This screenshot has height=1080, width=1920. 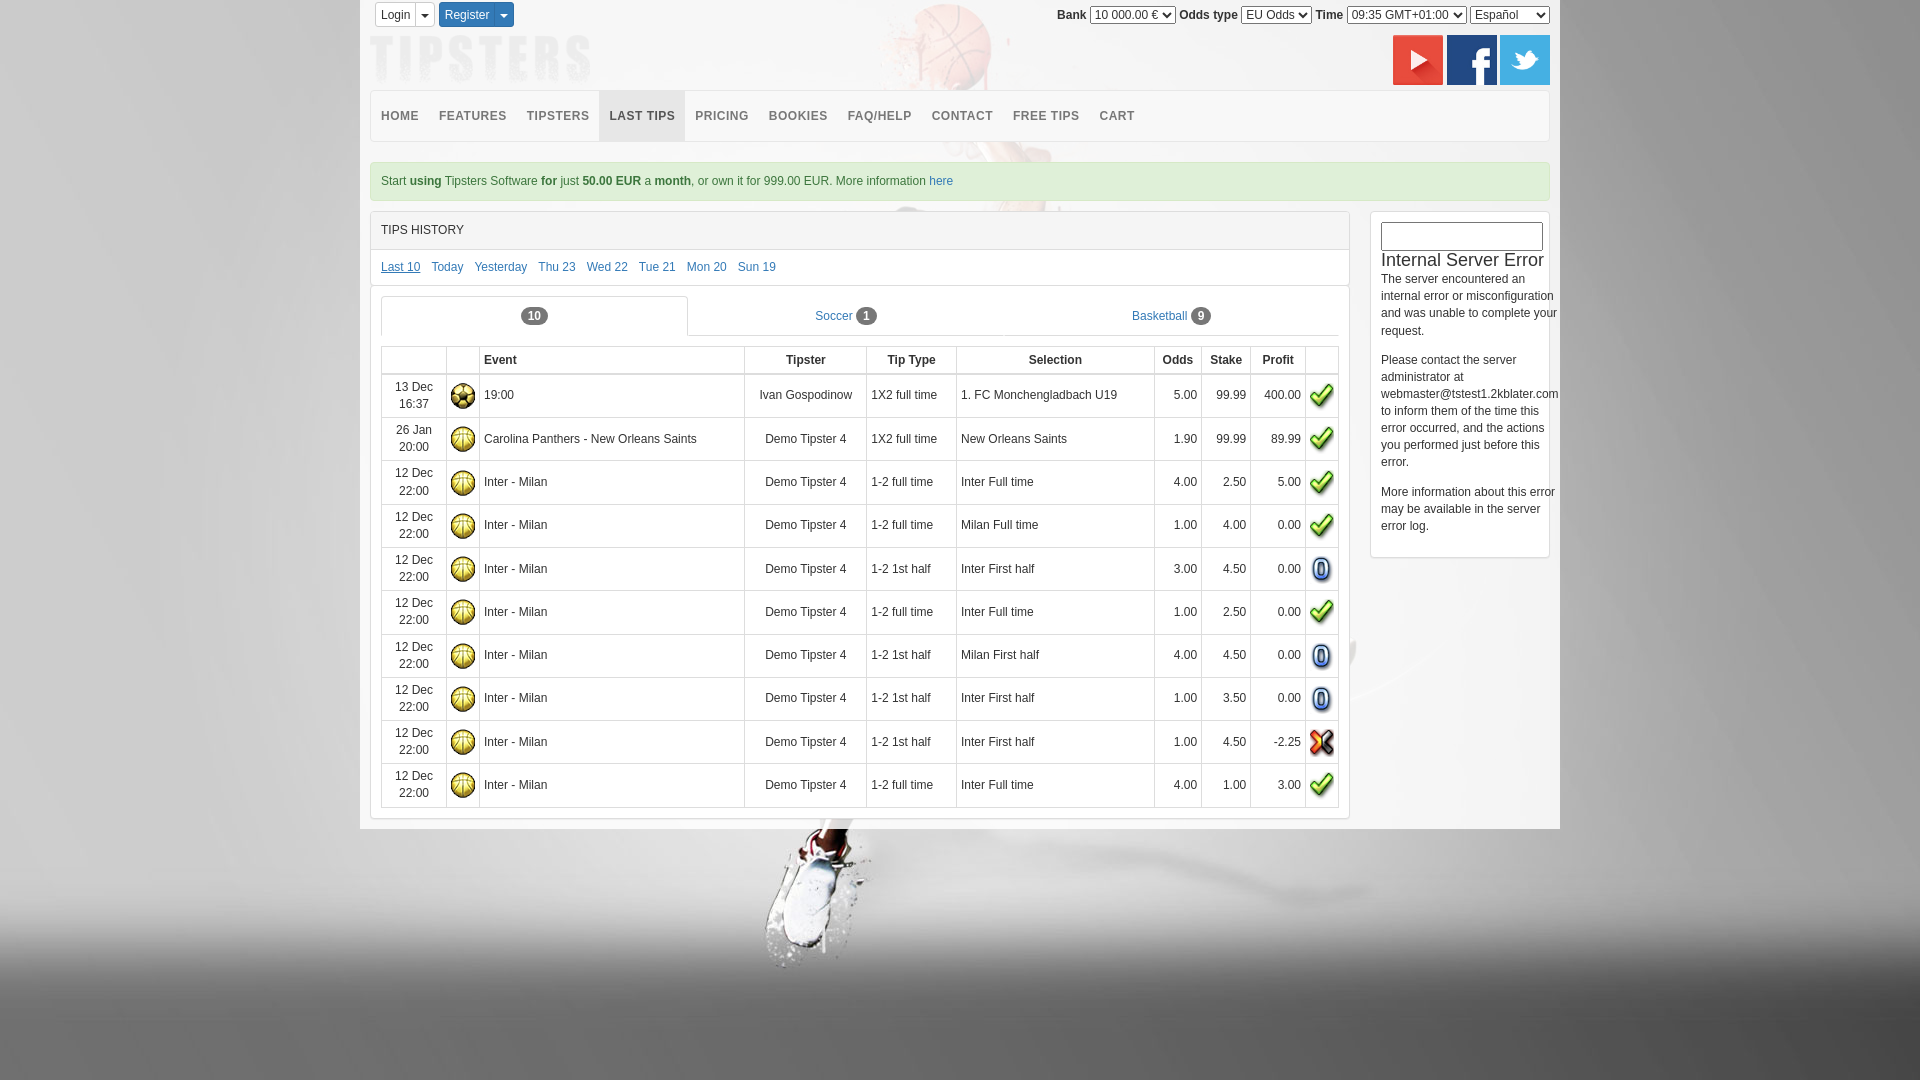 I want to click on ' on Facebook', so click(x=1473, y=57).